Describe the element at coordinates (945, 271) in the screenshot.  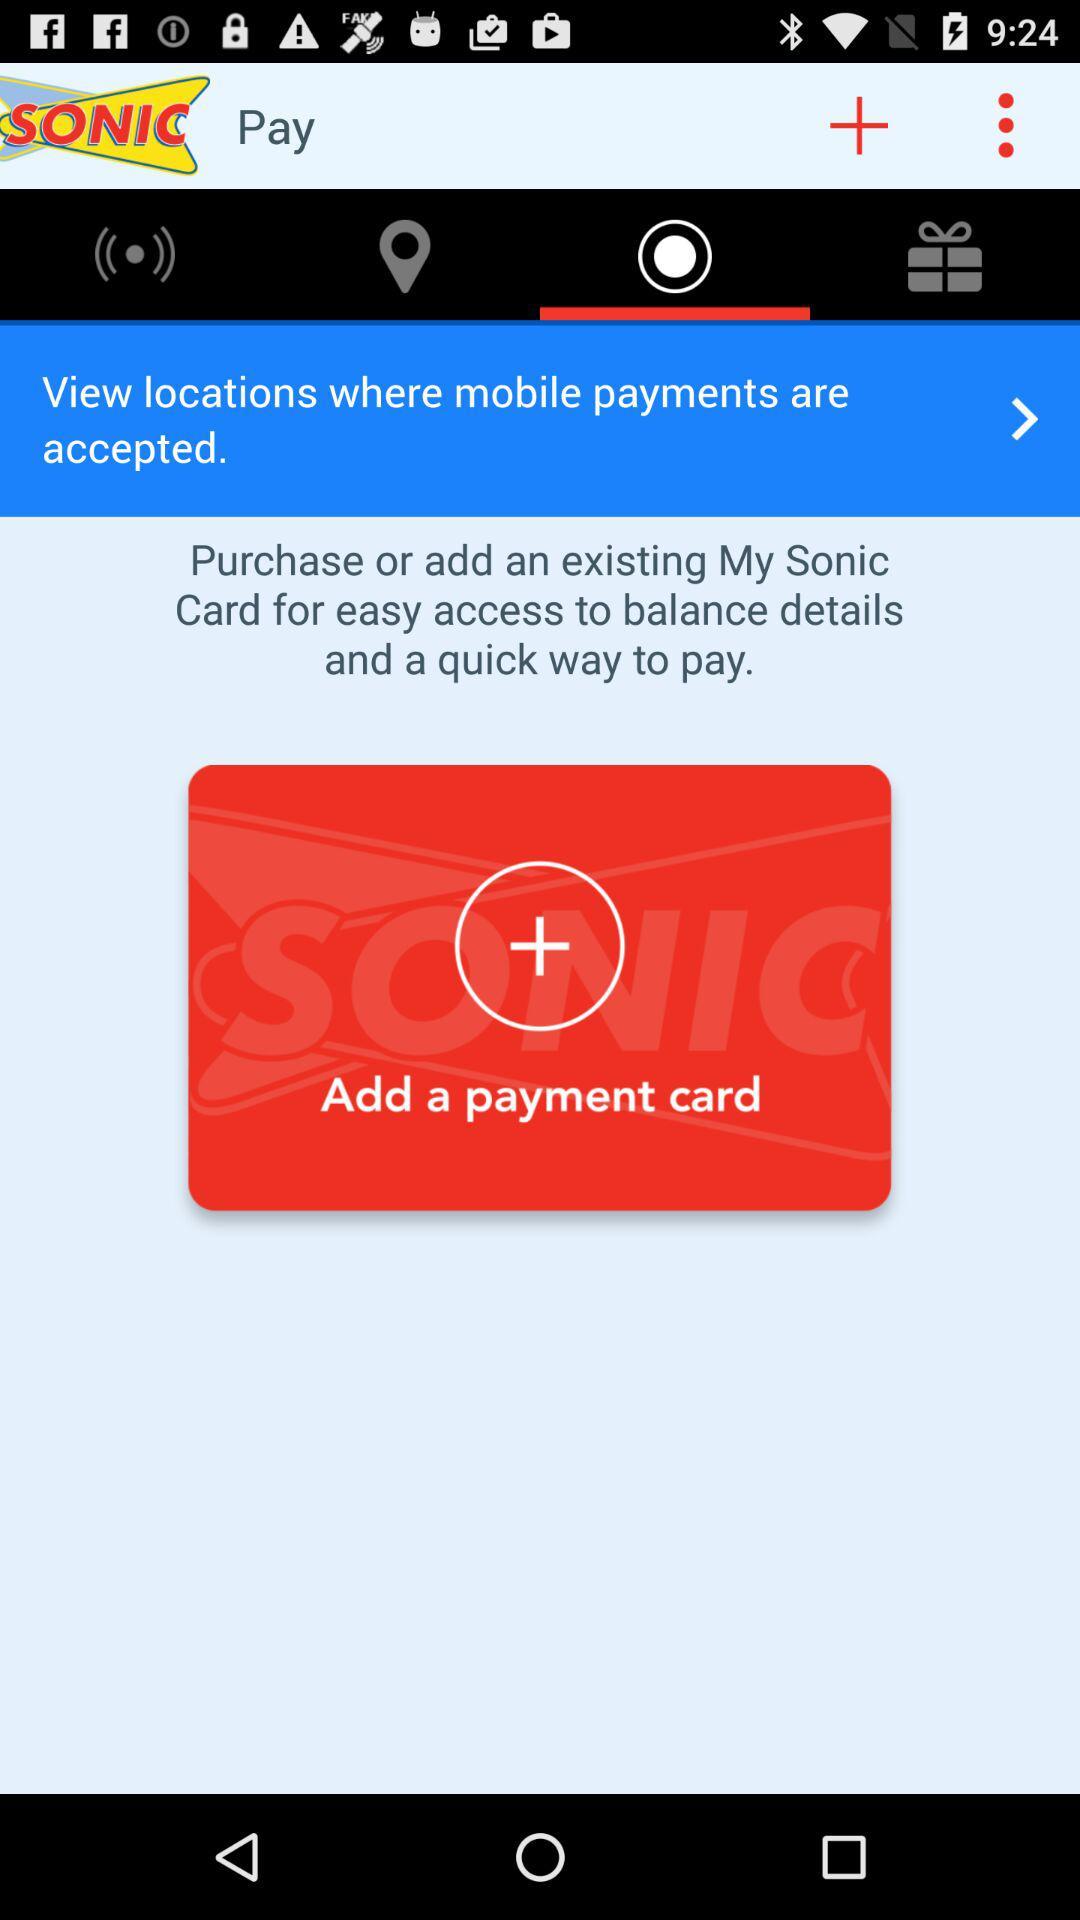
I see `the gift icon` at that location.